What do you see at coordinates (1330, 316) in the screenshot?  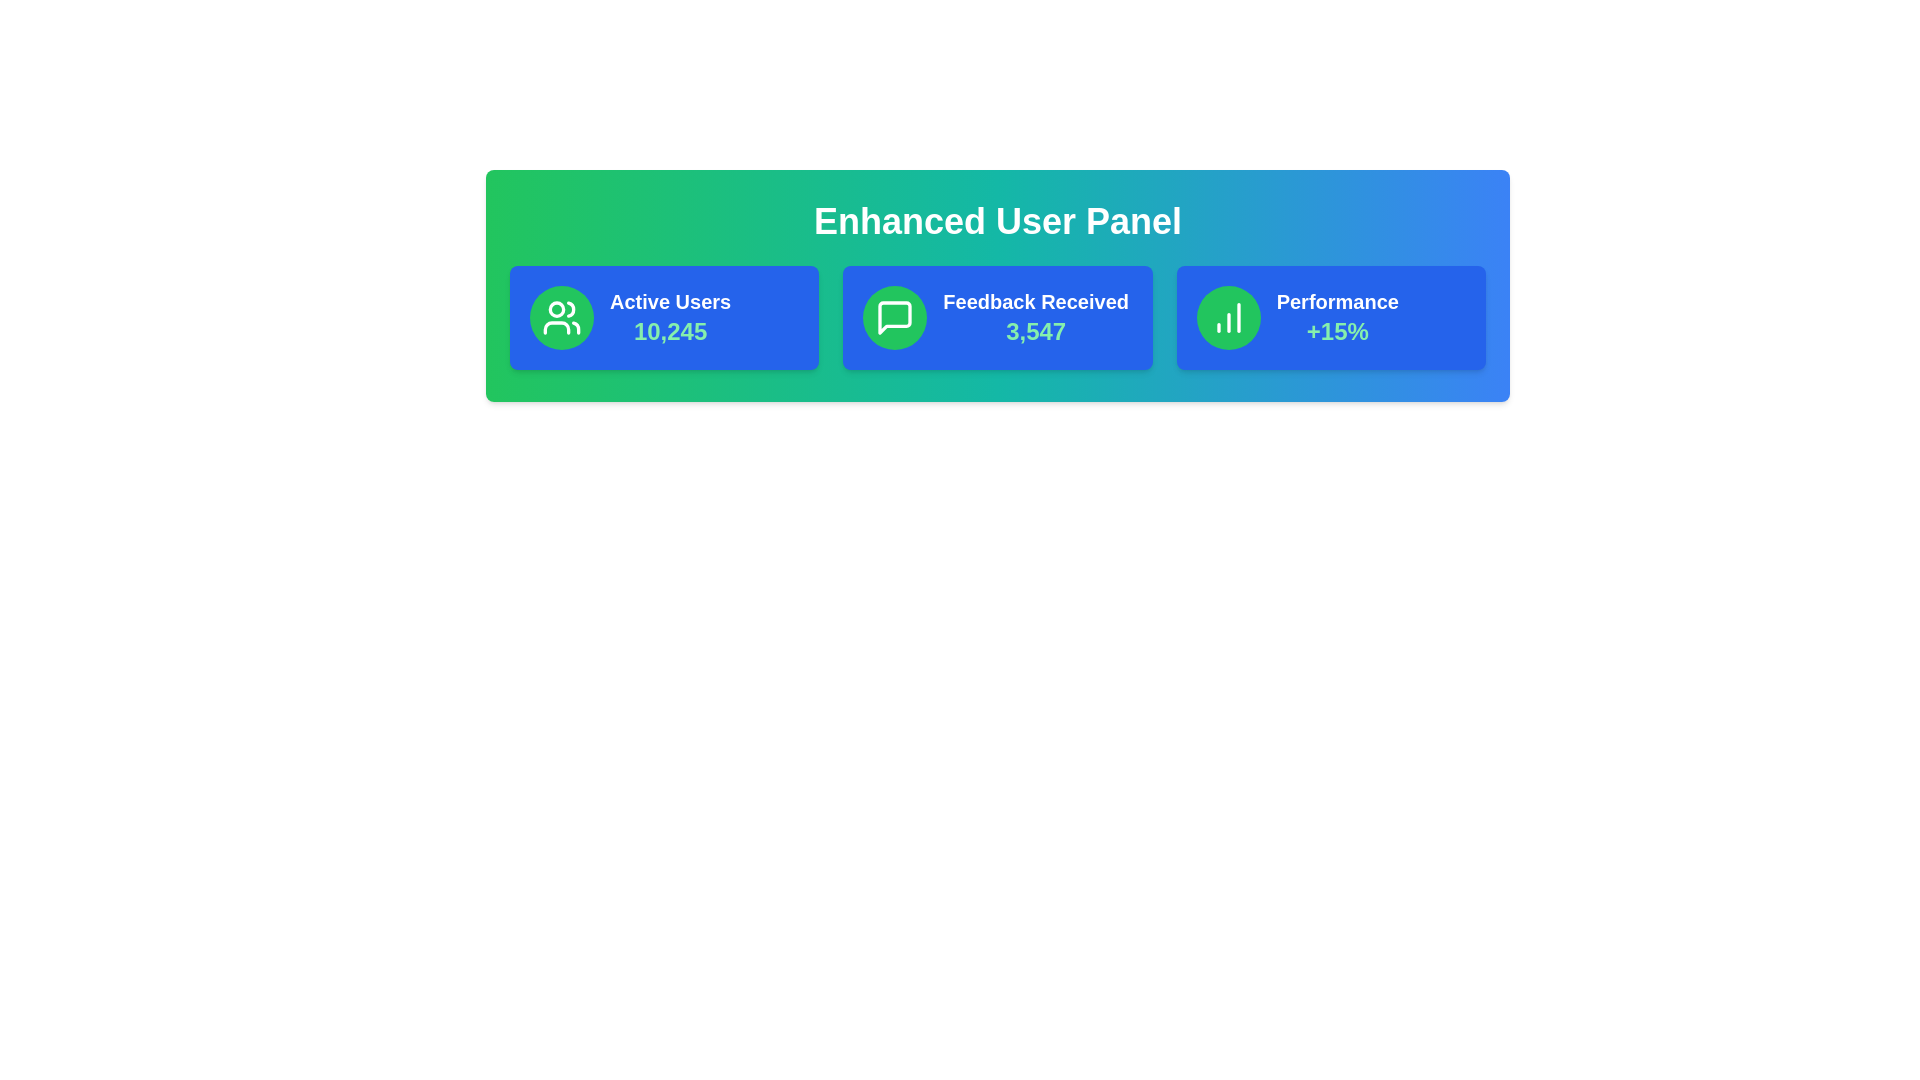 I see `the card corresponding to Performance to select or highlight it` at bounding box center [1330, 316].